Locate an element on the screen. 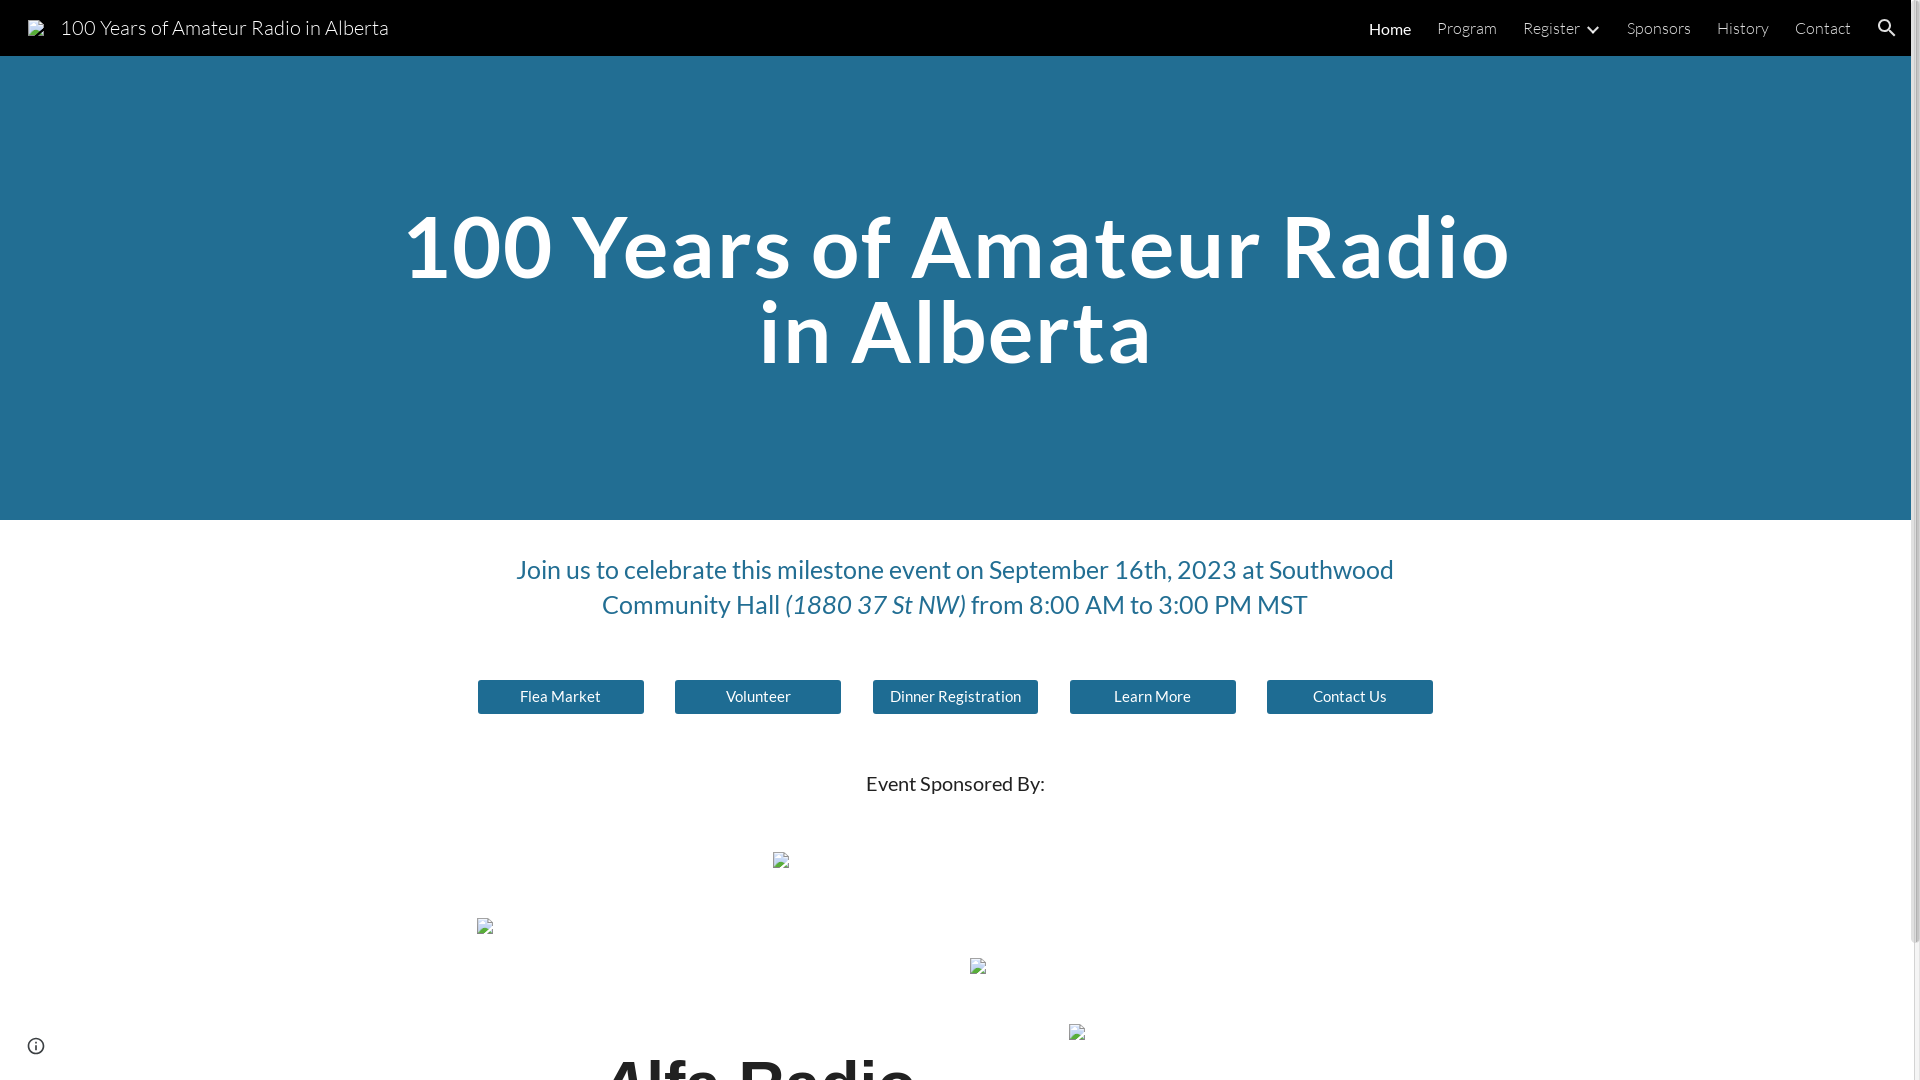  'Register' is located at coordinates (1550, 27).